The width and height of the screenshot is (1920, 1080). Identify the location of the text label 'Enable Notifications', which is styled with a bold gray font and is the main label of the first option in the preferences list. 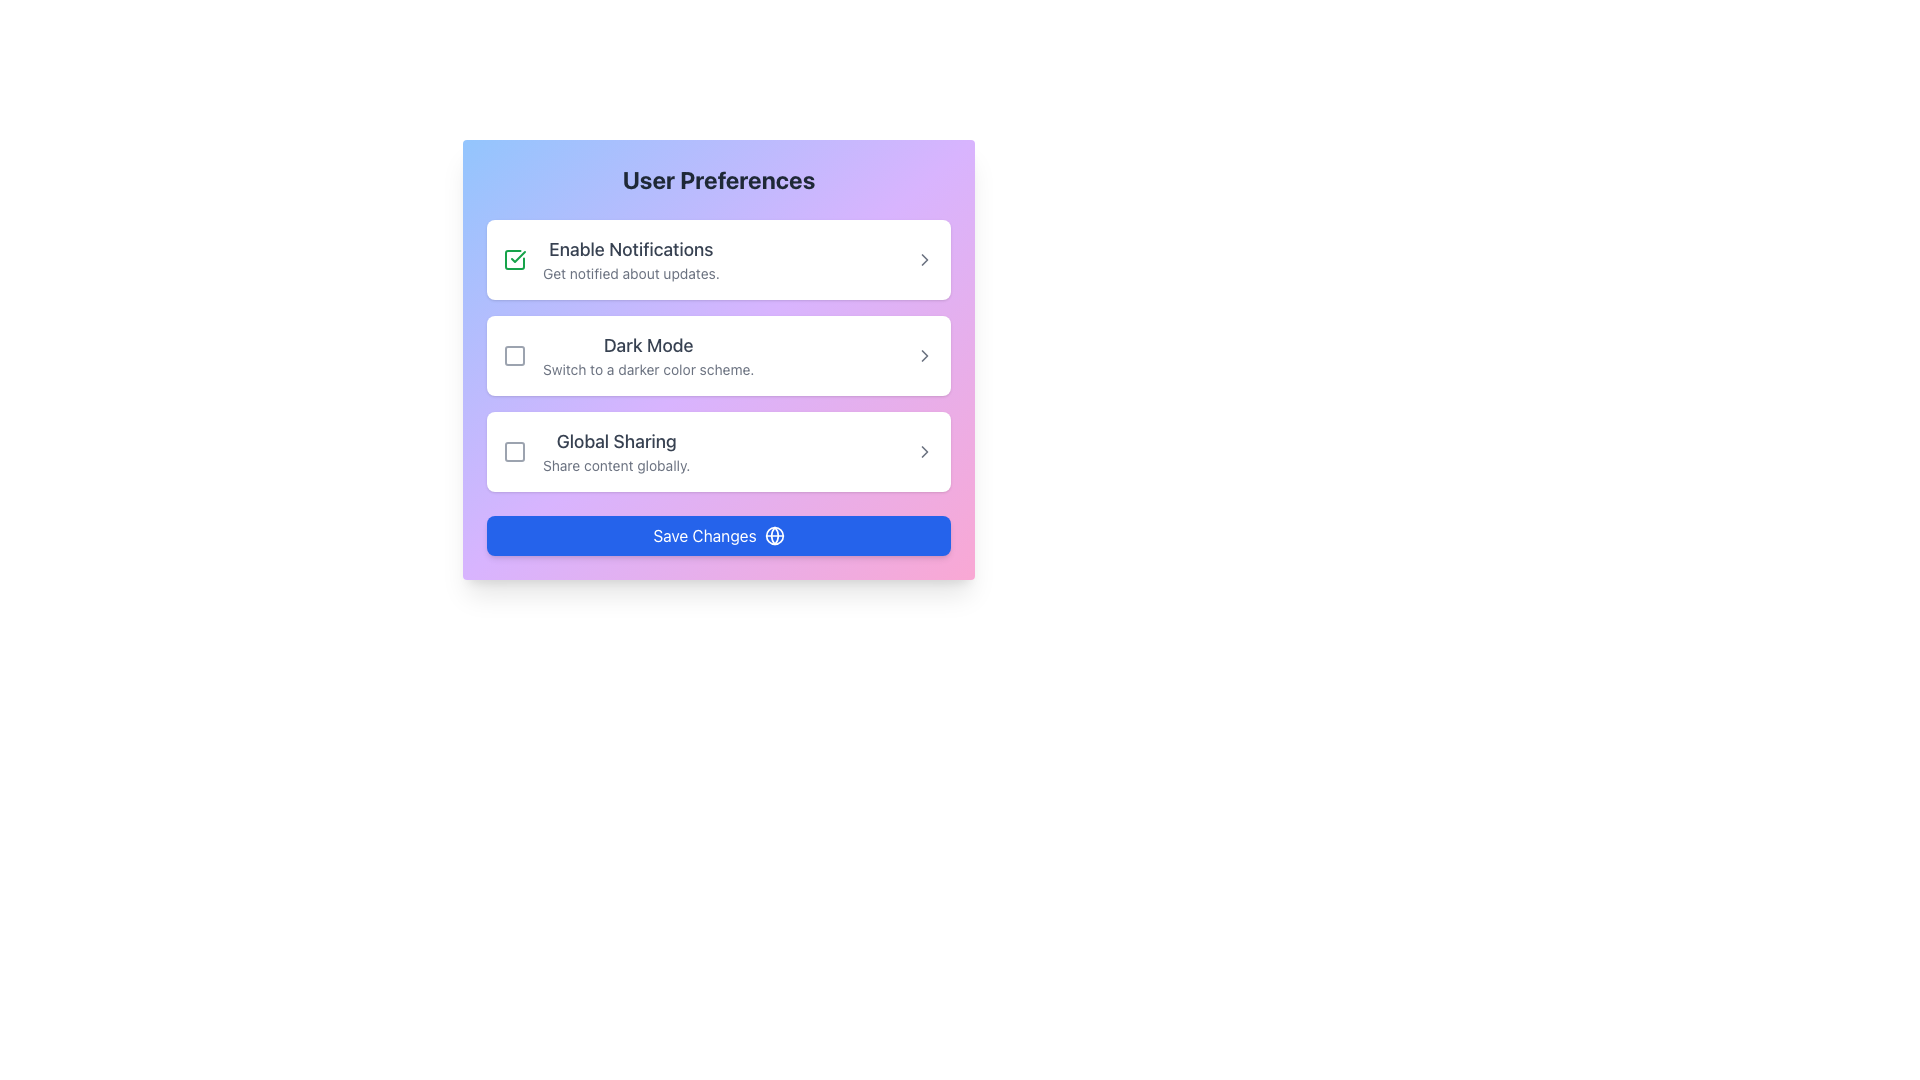
(630, 249).